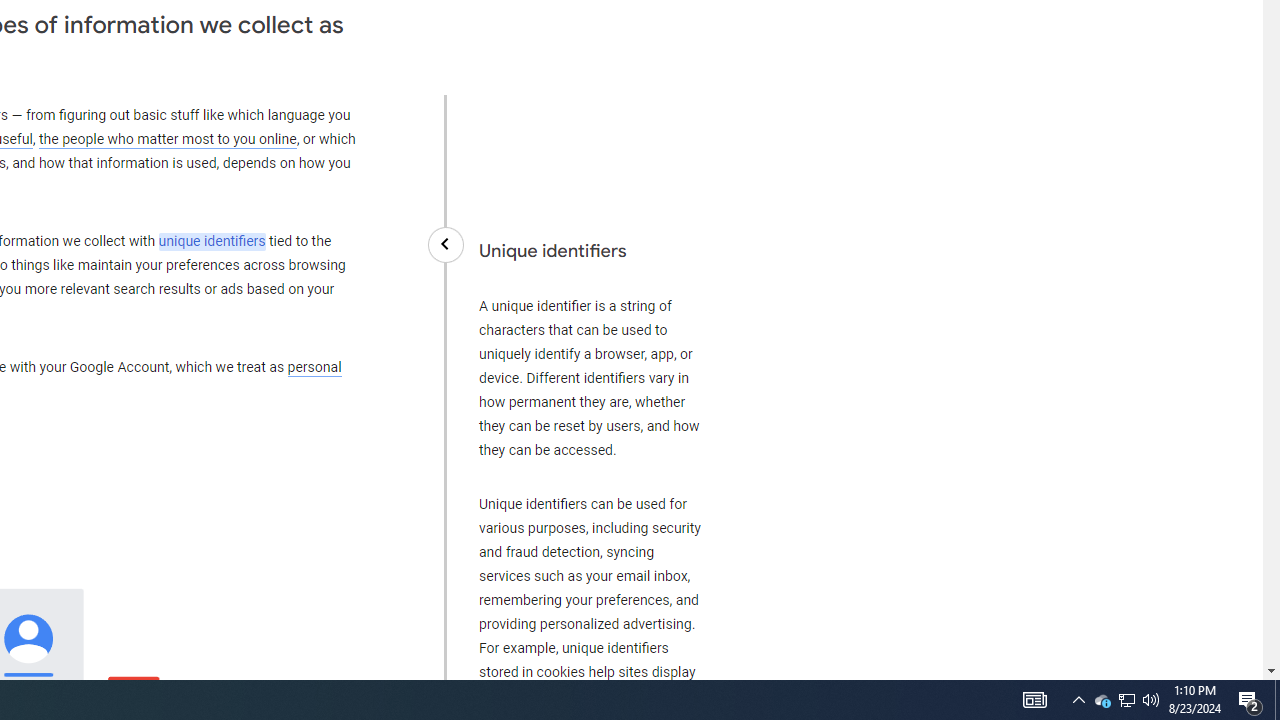 The width and height of the screenshot is (1280, 720). What do you see at coordinates (167, 138) in the screenshot?
I see `'the people who matter most to you online'` at bounding box center [167, 138].